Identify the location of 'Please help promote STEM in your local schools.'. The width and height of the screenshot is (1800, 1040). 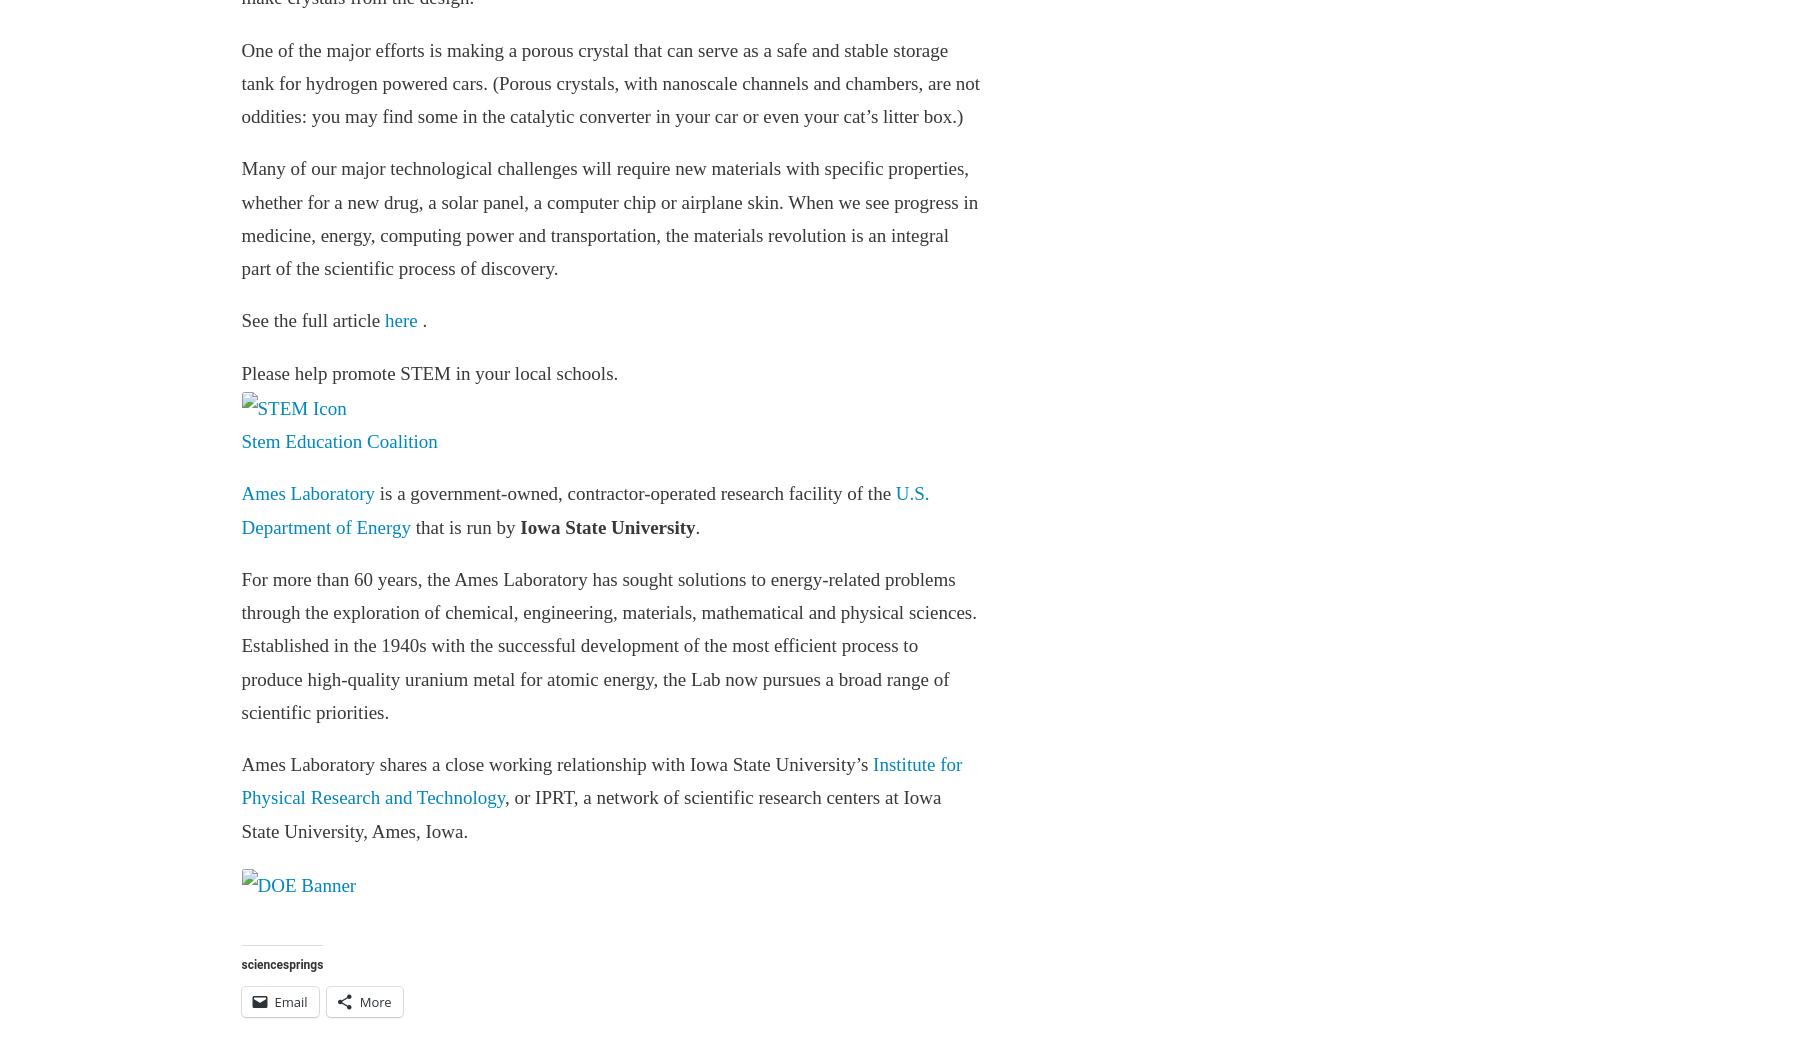
(429, 371).